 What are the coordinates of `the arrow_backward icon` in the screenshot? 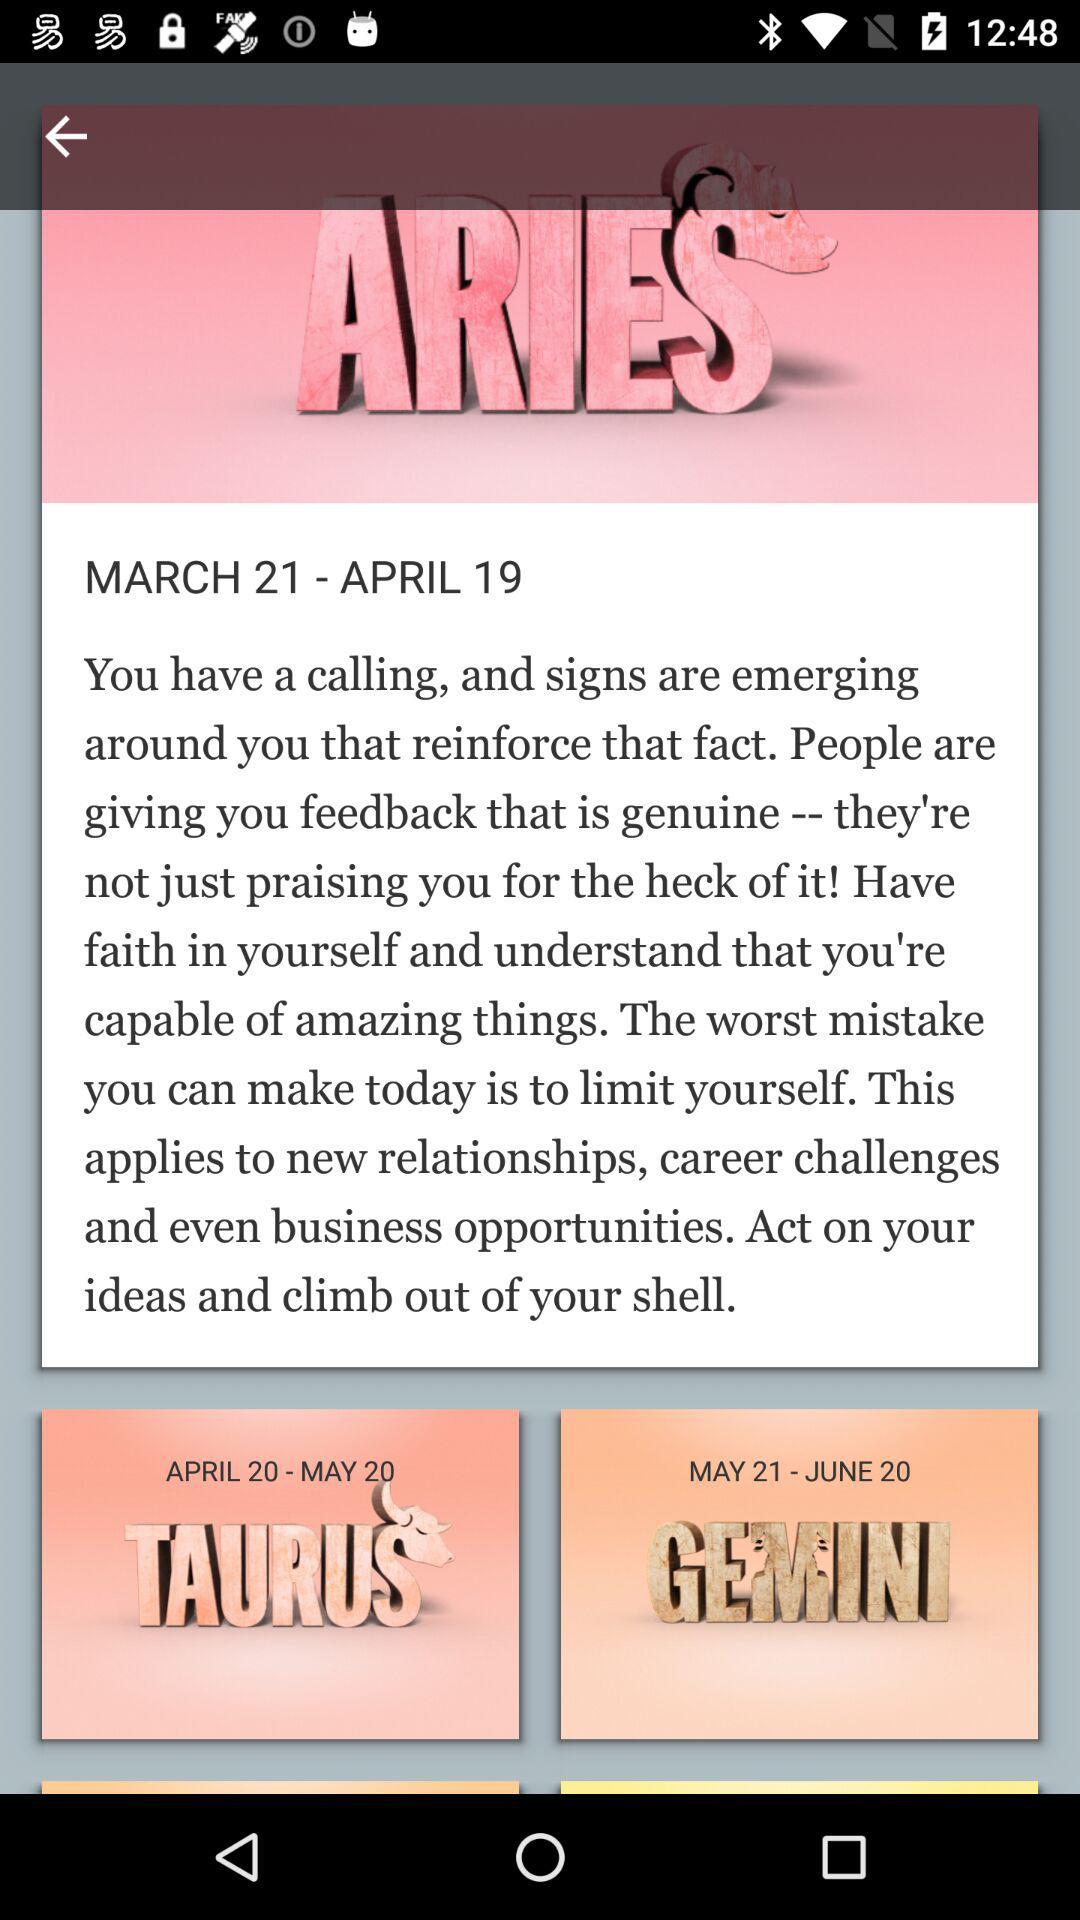 It's located at (64, 135).